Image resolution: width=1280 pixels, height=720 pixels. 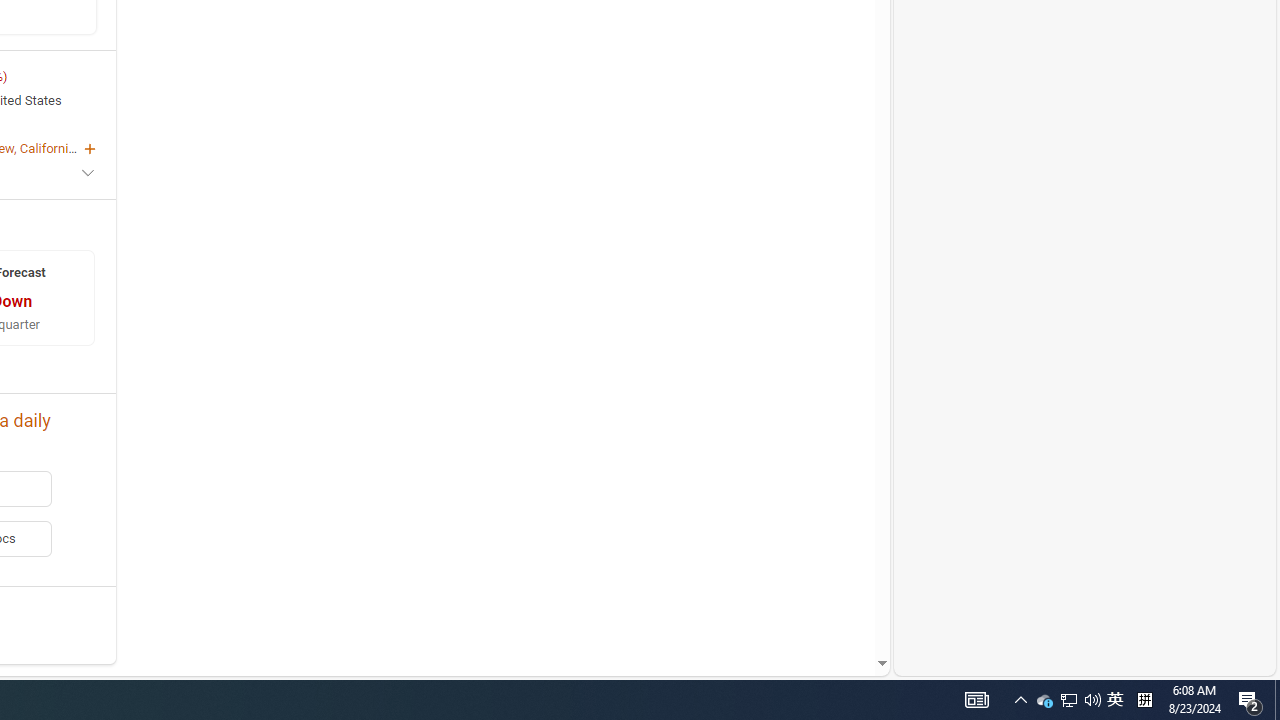 What do you see at coordinates (807, 602) in the screenshot?
I see `'AutomationID: mfa_root'` at bounding box center [807, 602].